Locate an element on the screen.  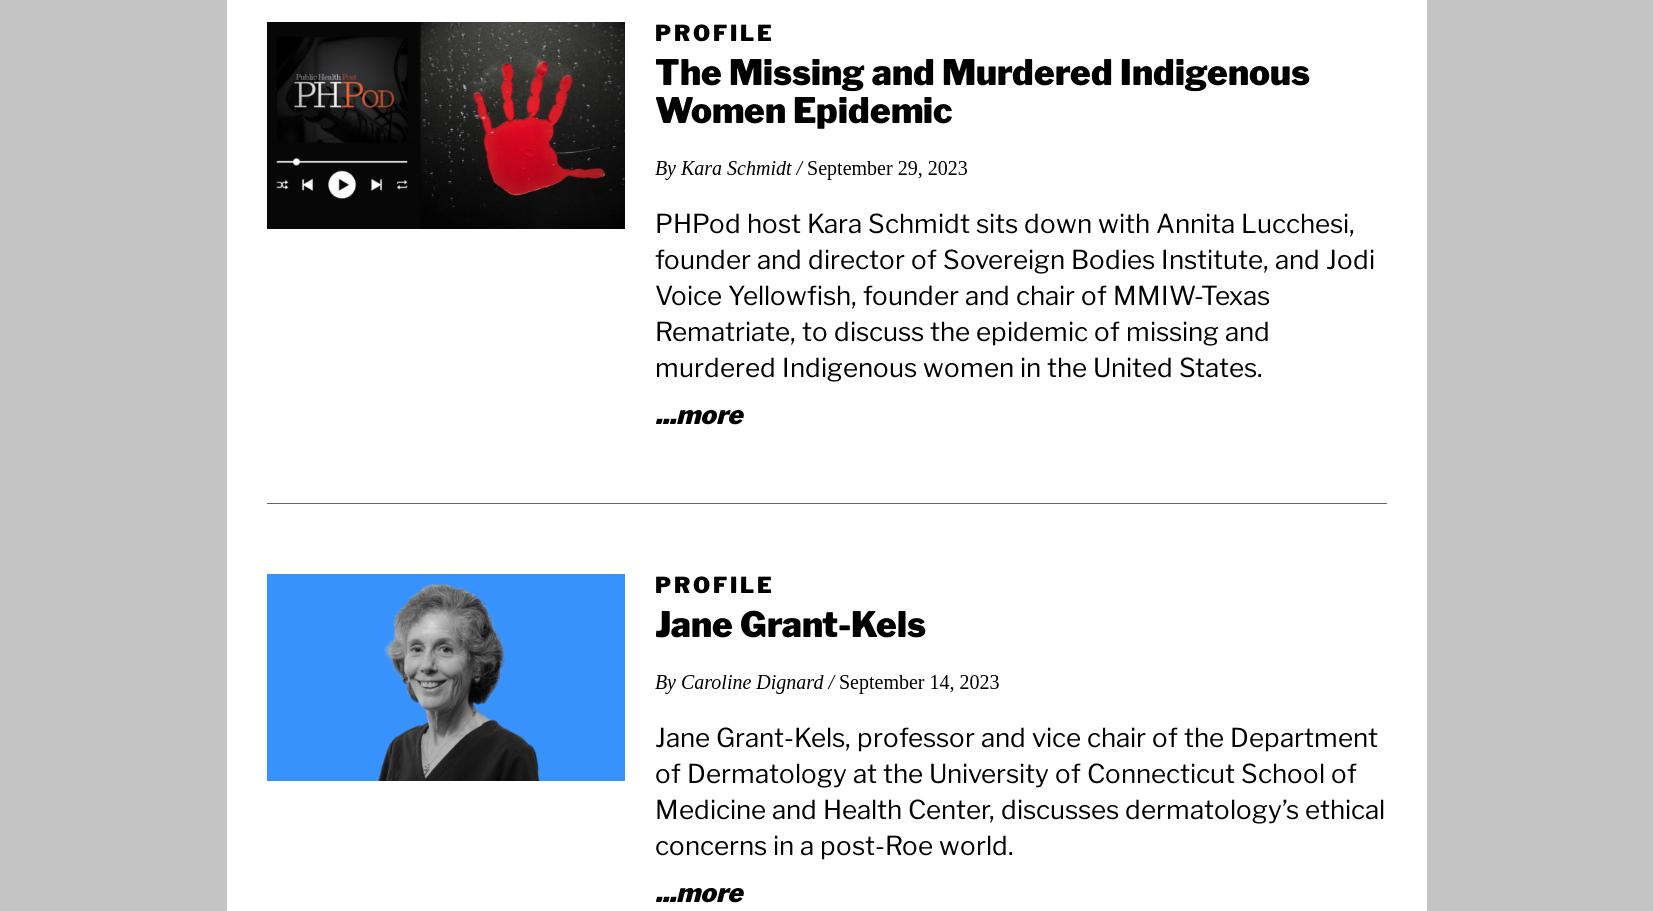
'The Missing and Murdered Indigenous Women Epidemic' is located at coordinates (981, 91).